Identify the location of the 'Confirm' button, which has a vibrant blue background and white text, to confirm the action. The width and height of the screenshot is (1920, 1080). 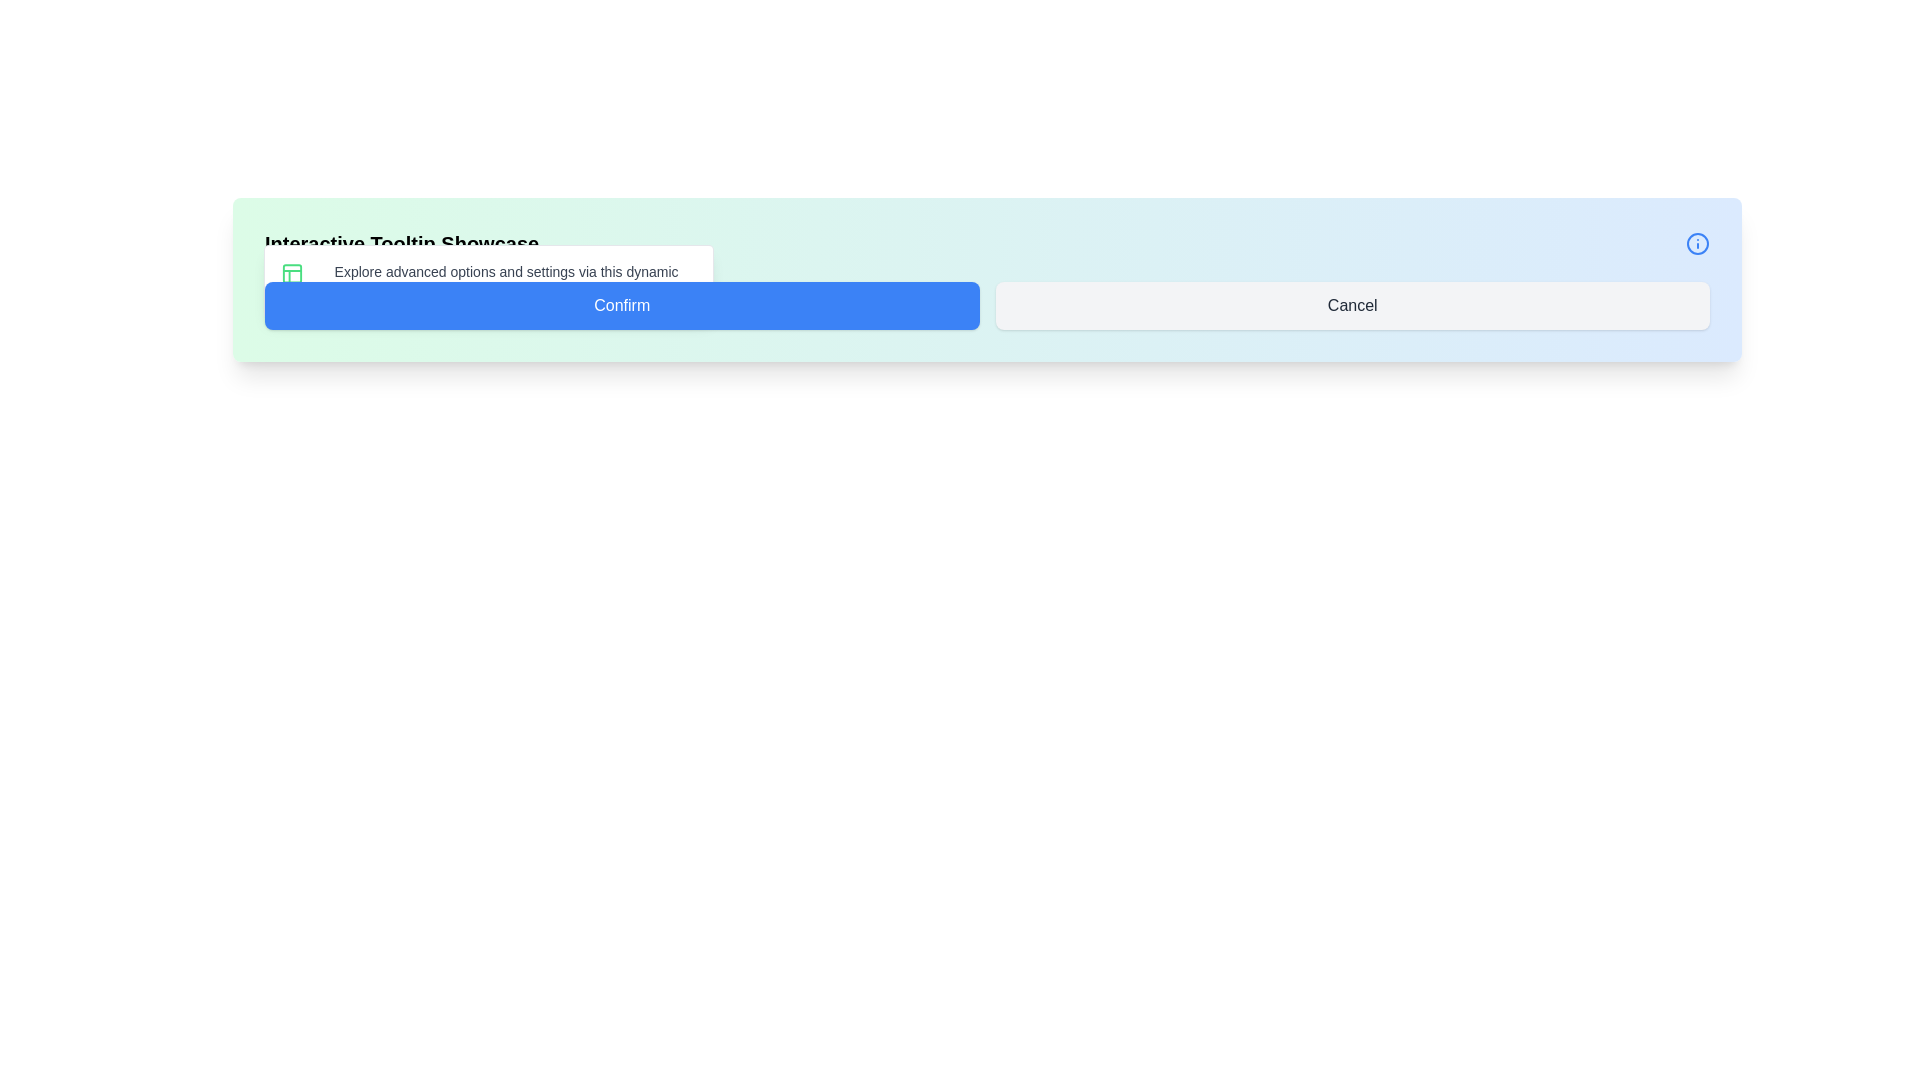
(621, 305).